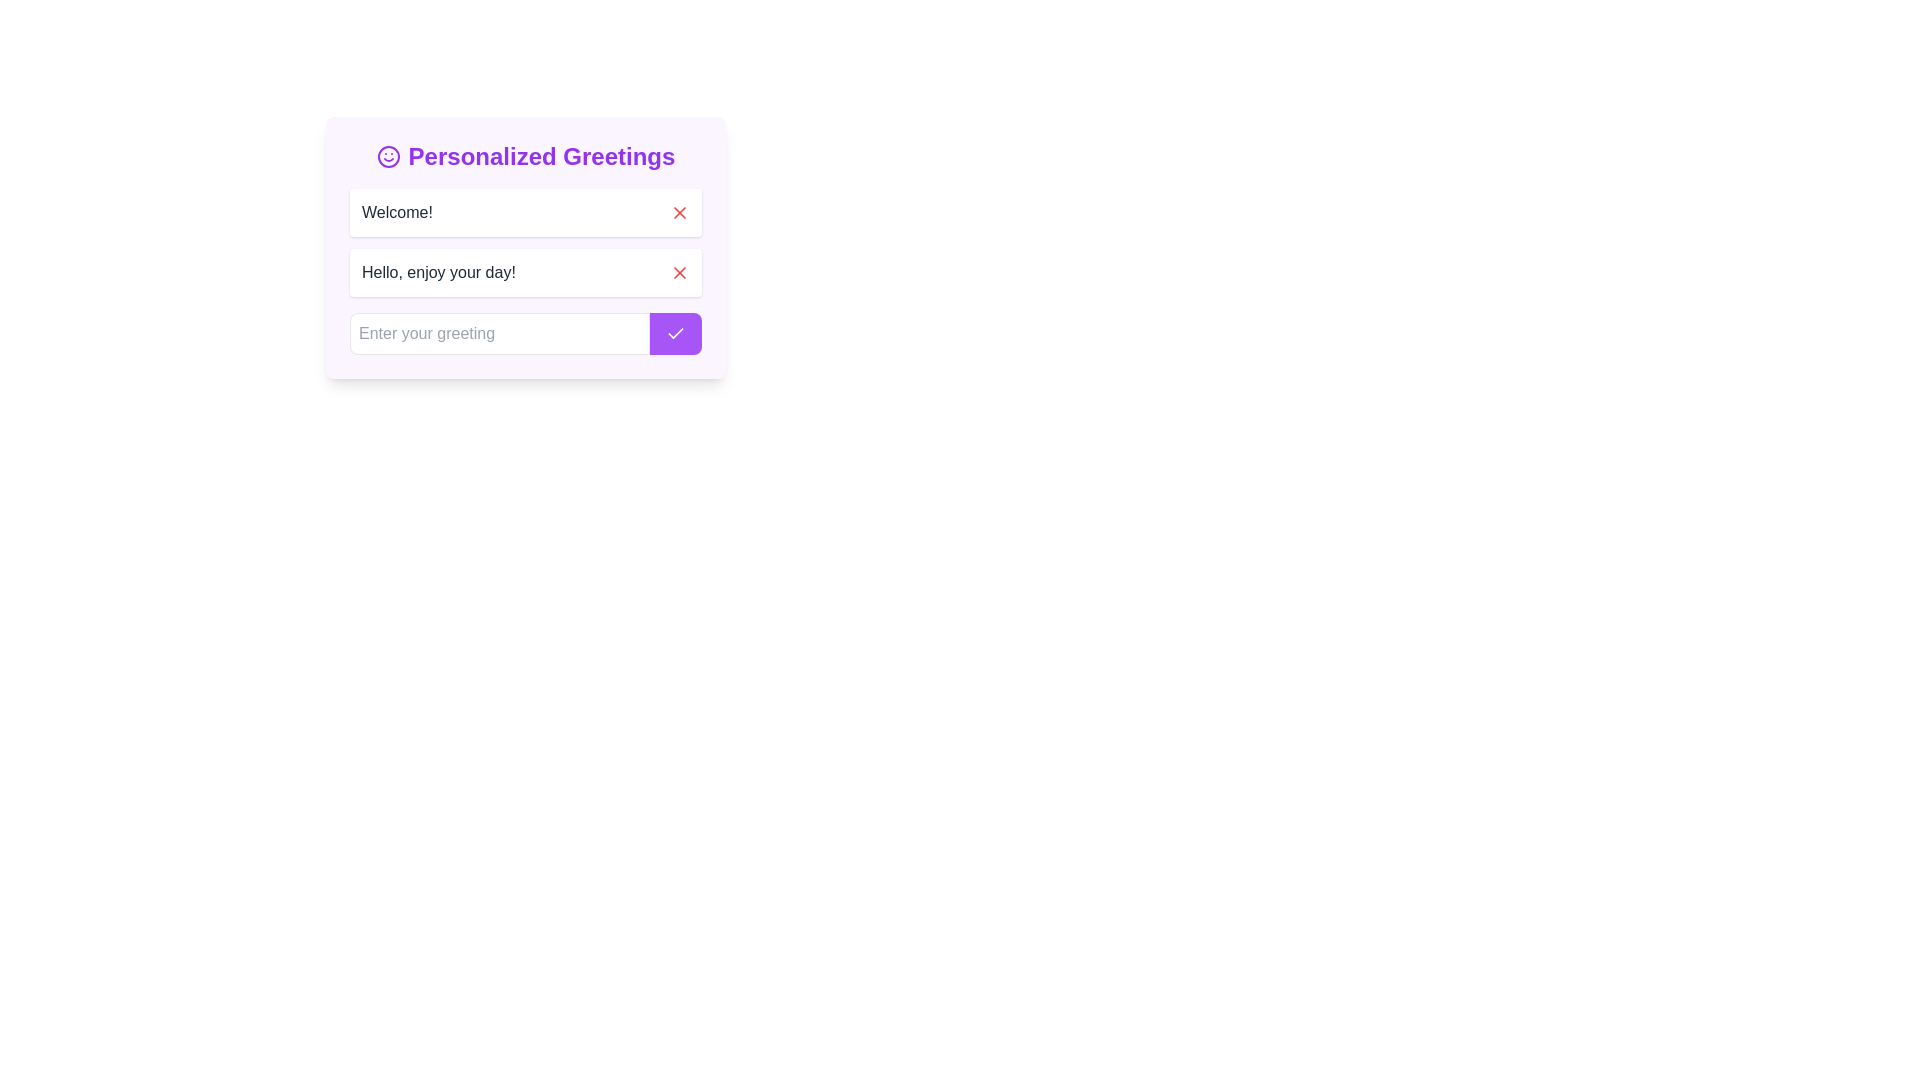 The width and height of the screenshot is (1920, 1080). I want to click on the red 'X' close button located at the far right edge of the white rectangular box containing the text 'Welcome!', so click(680, 212).